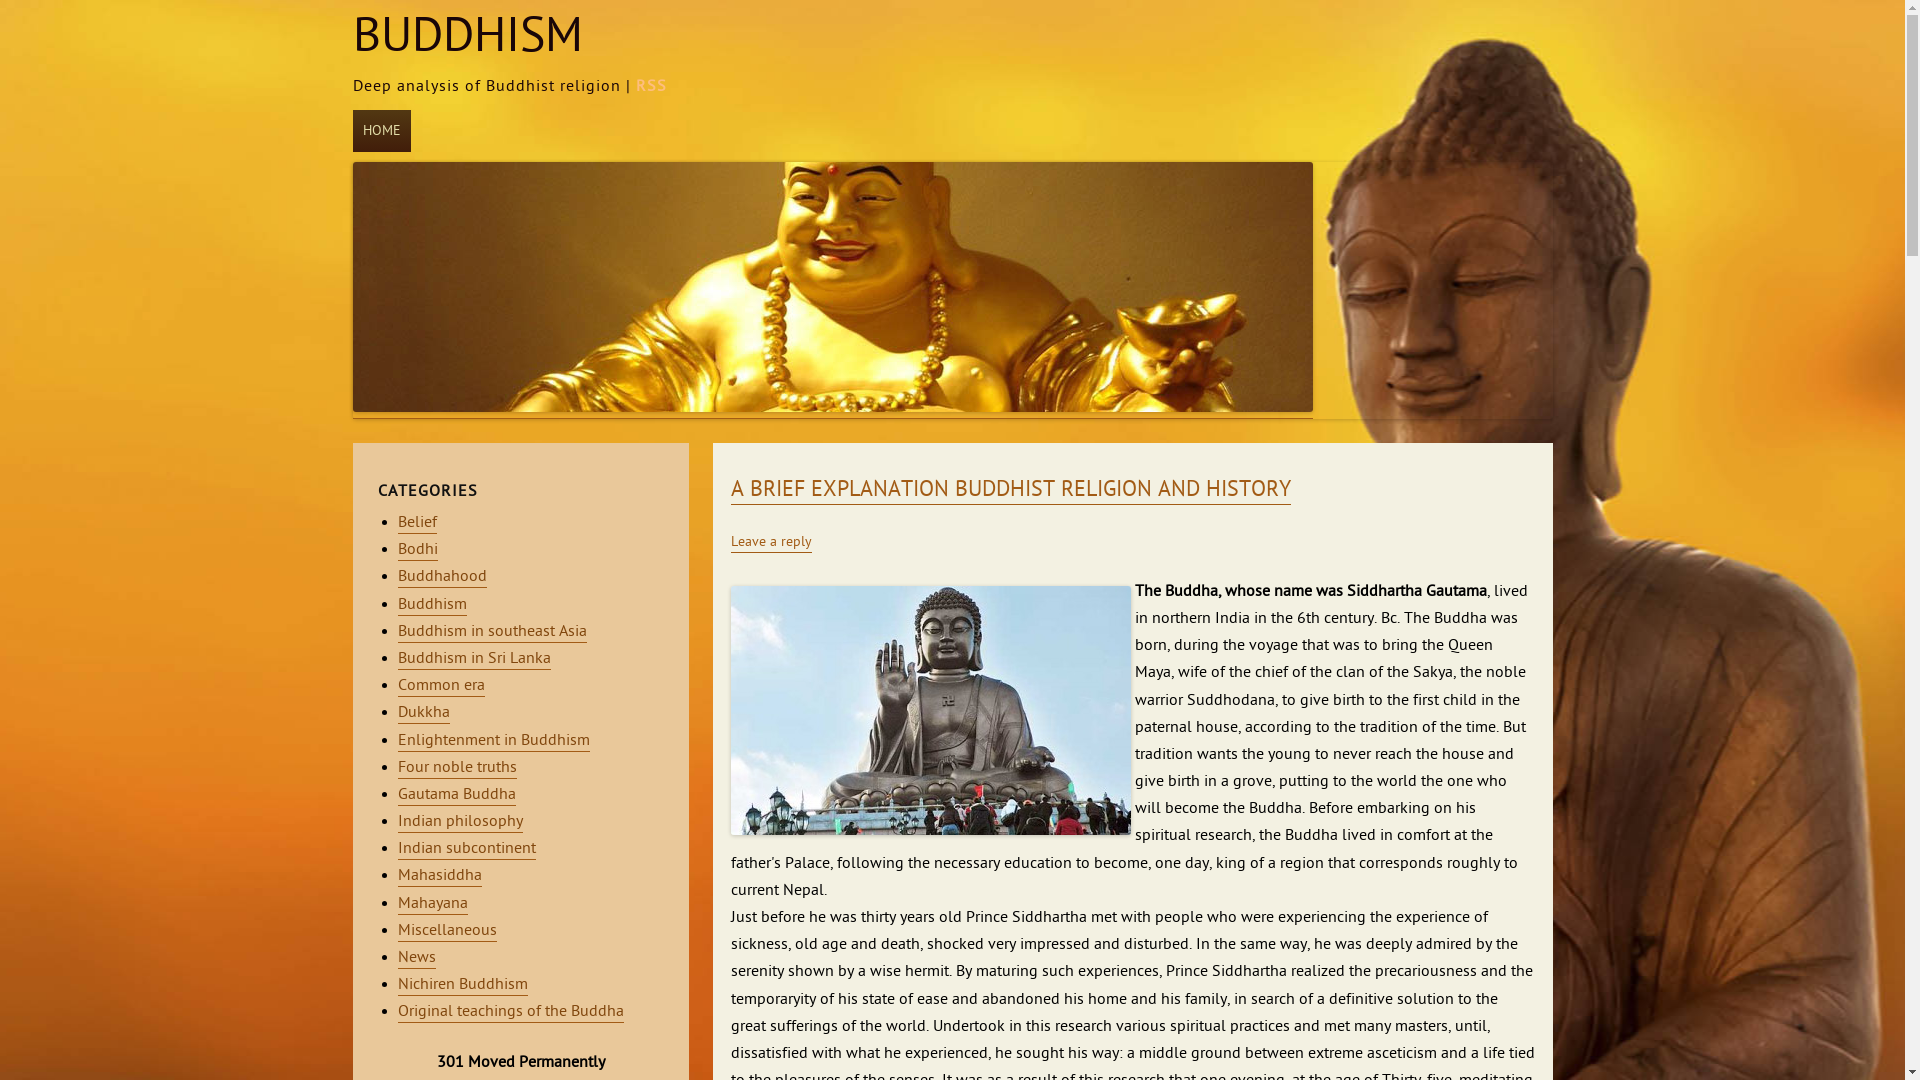 This screenshot has height=1080, width=1920. I want to click on 'Common era', so click(440, 685).